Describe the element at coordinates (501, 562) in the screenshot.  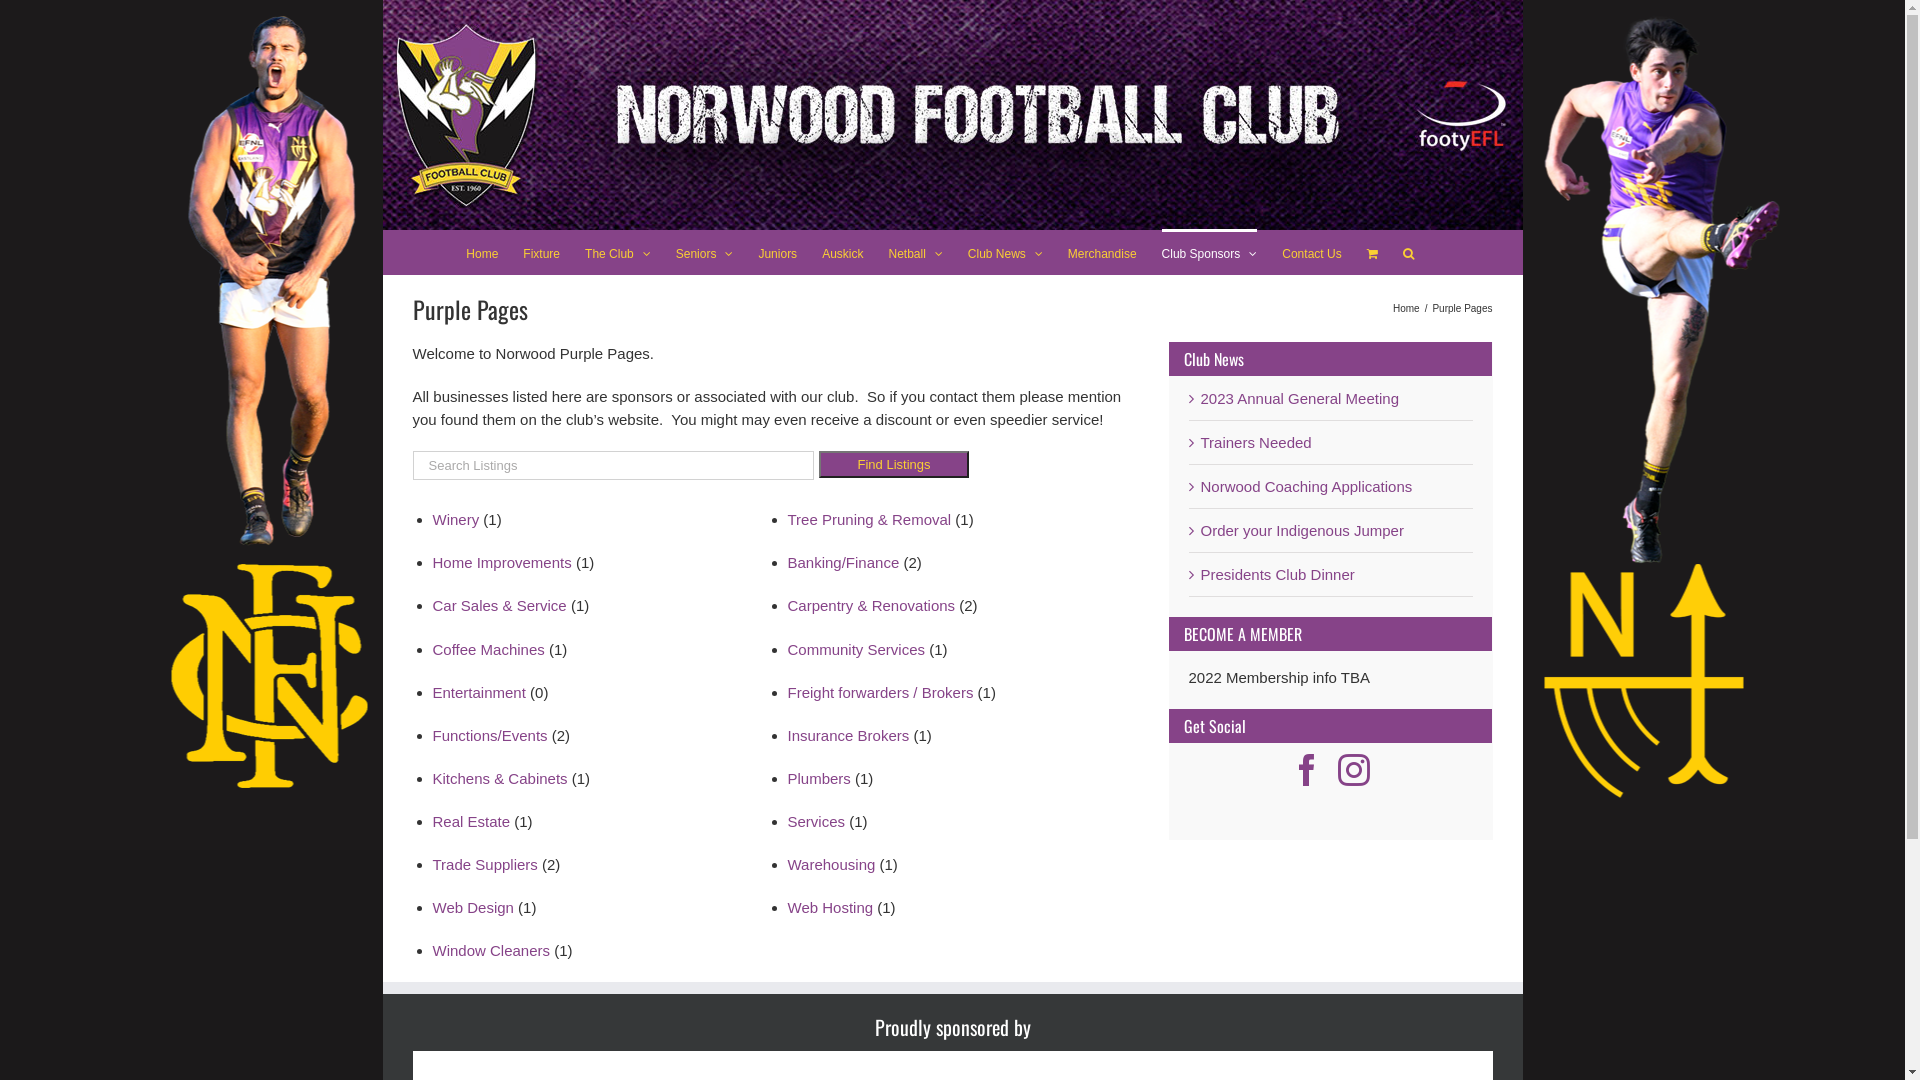
I see `'Home Improvements'` at that location.